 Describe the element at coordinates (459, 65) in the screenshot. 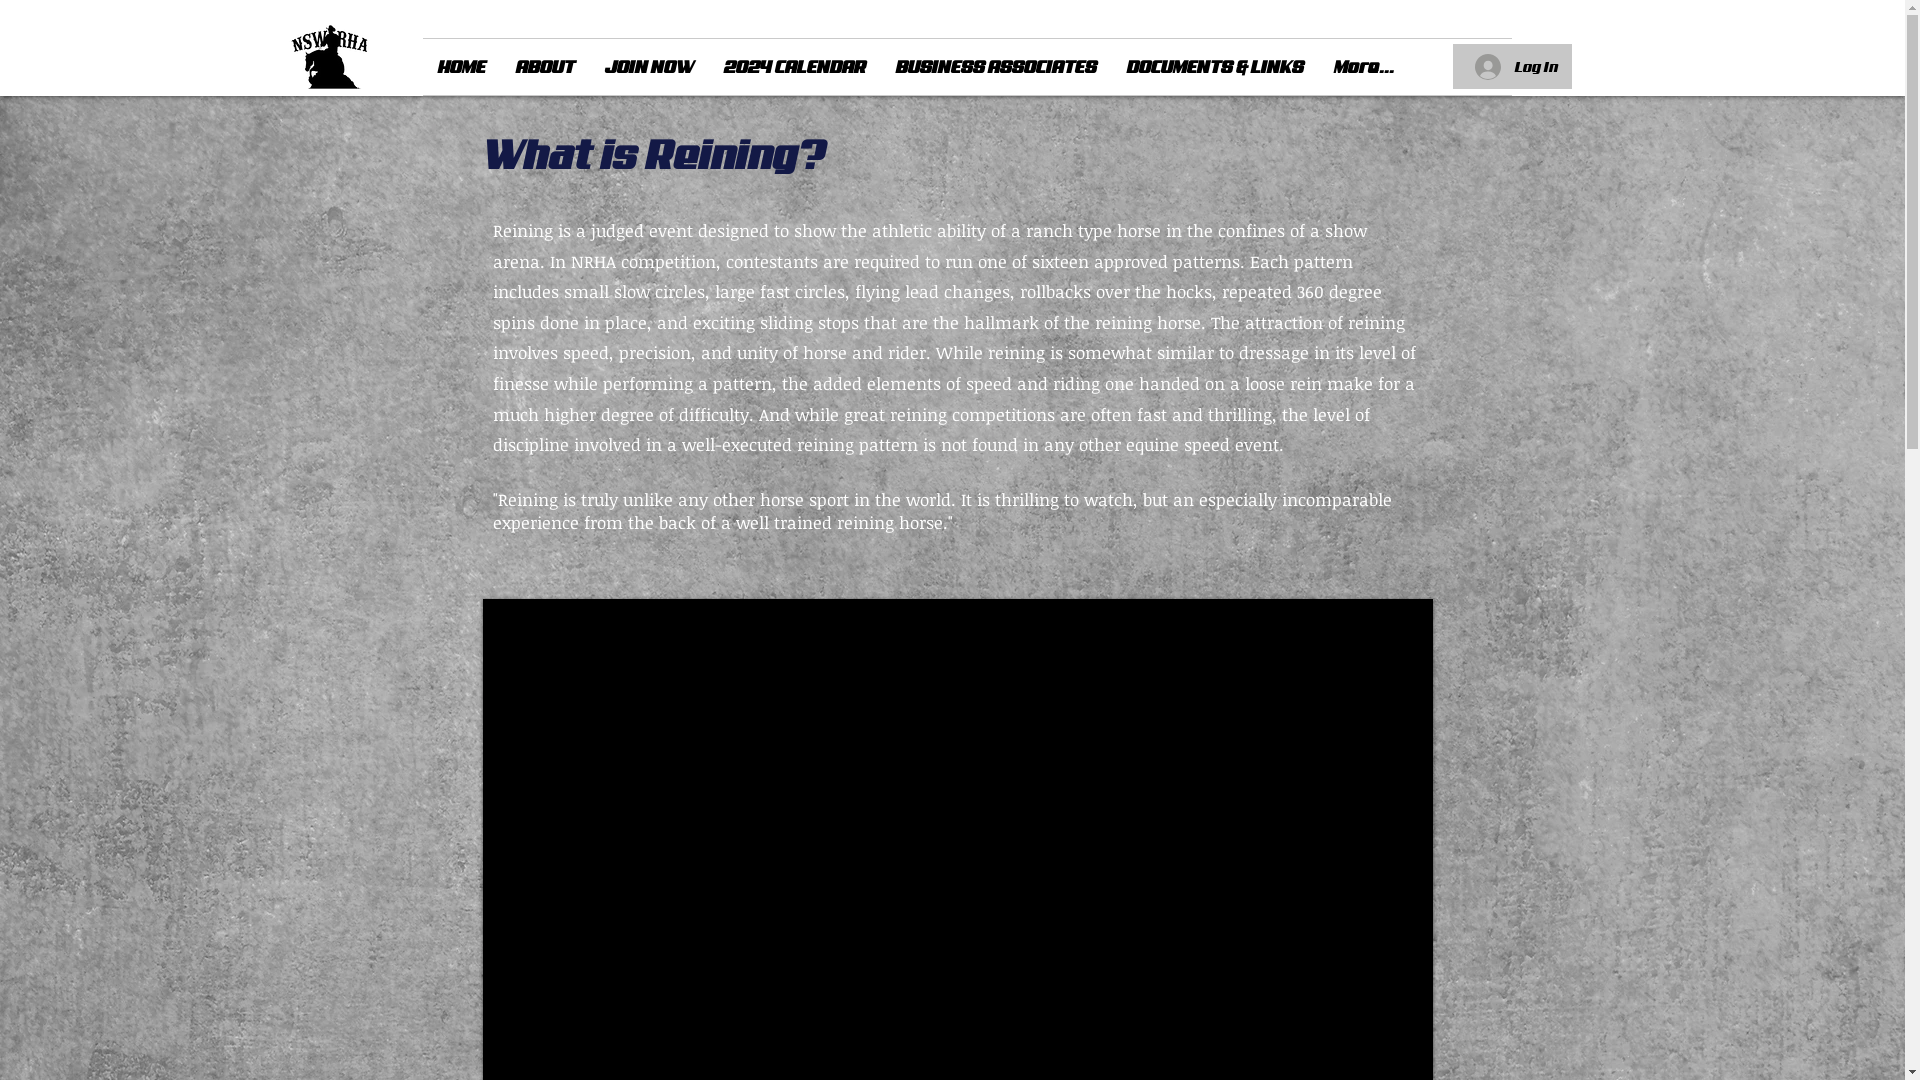

I see `'HOME'` at that location.